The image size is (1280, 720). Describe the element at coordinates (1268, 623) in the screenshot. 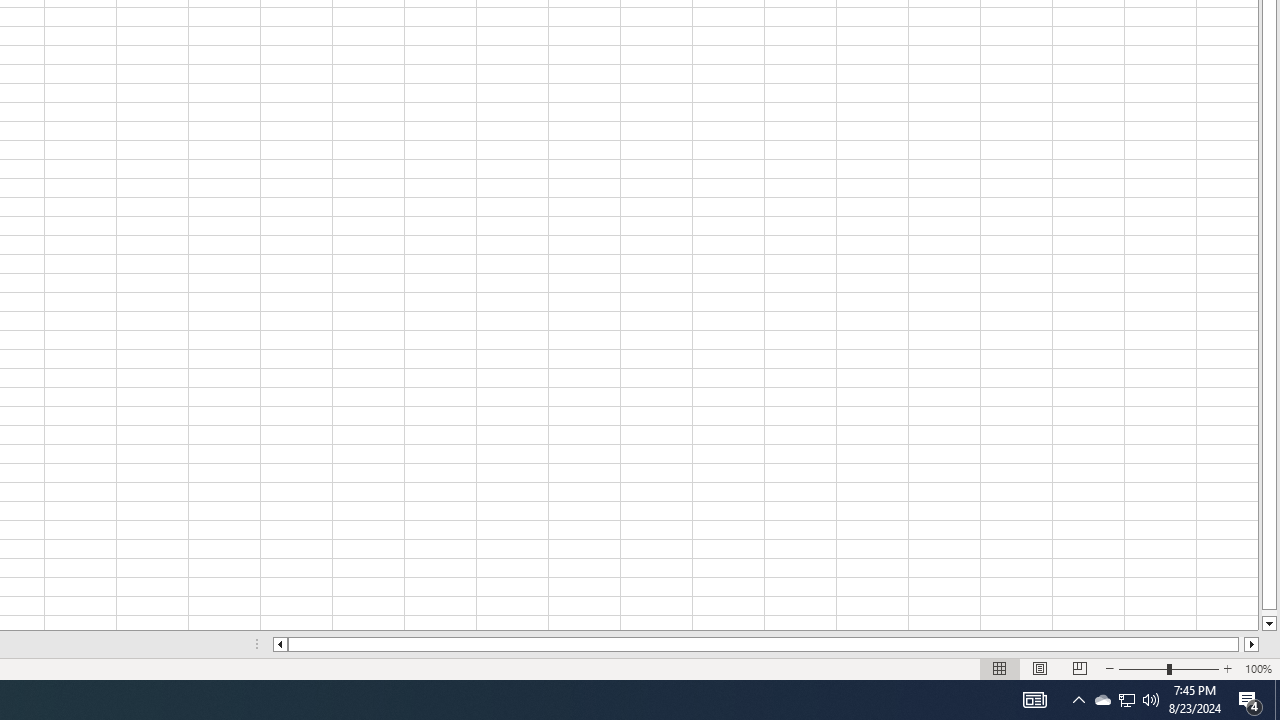

I see `'Line down'` at that location.